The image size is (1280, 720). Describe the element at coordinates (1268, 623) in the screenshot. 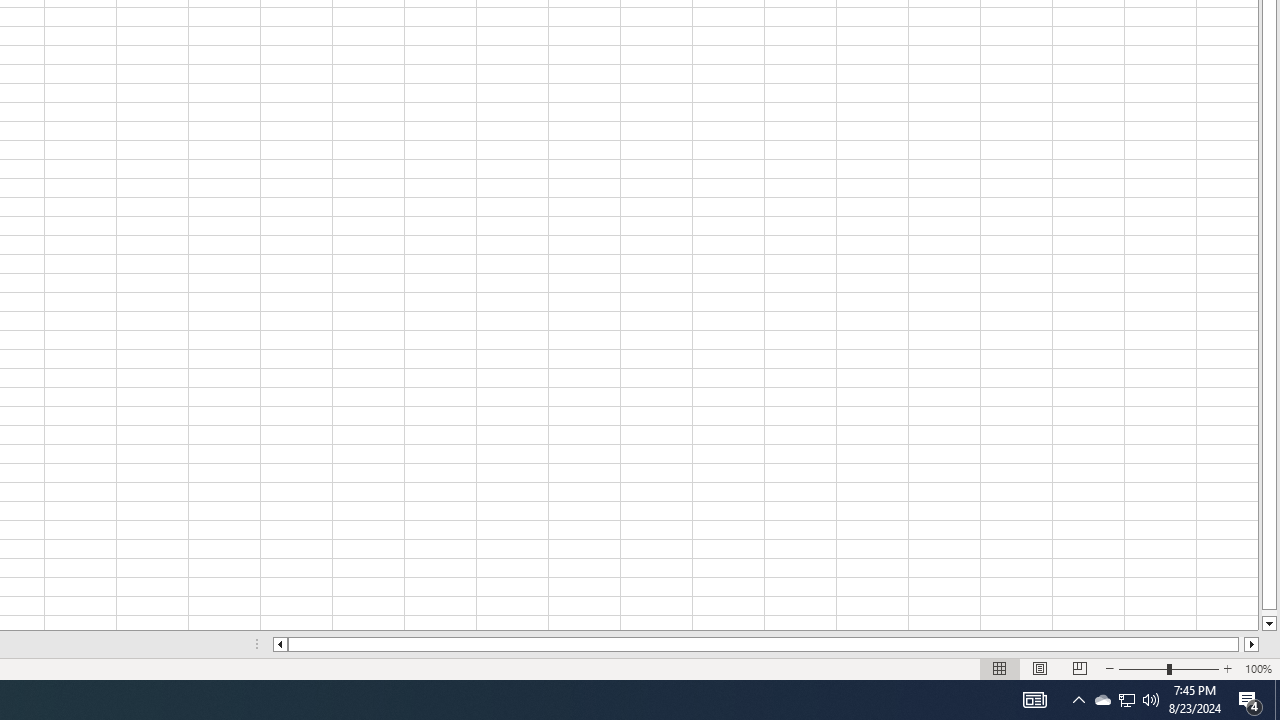

I see `'Line down'` at that location.